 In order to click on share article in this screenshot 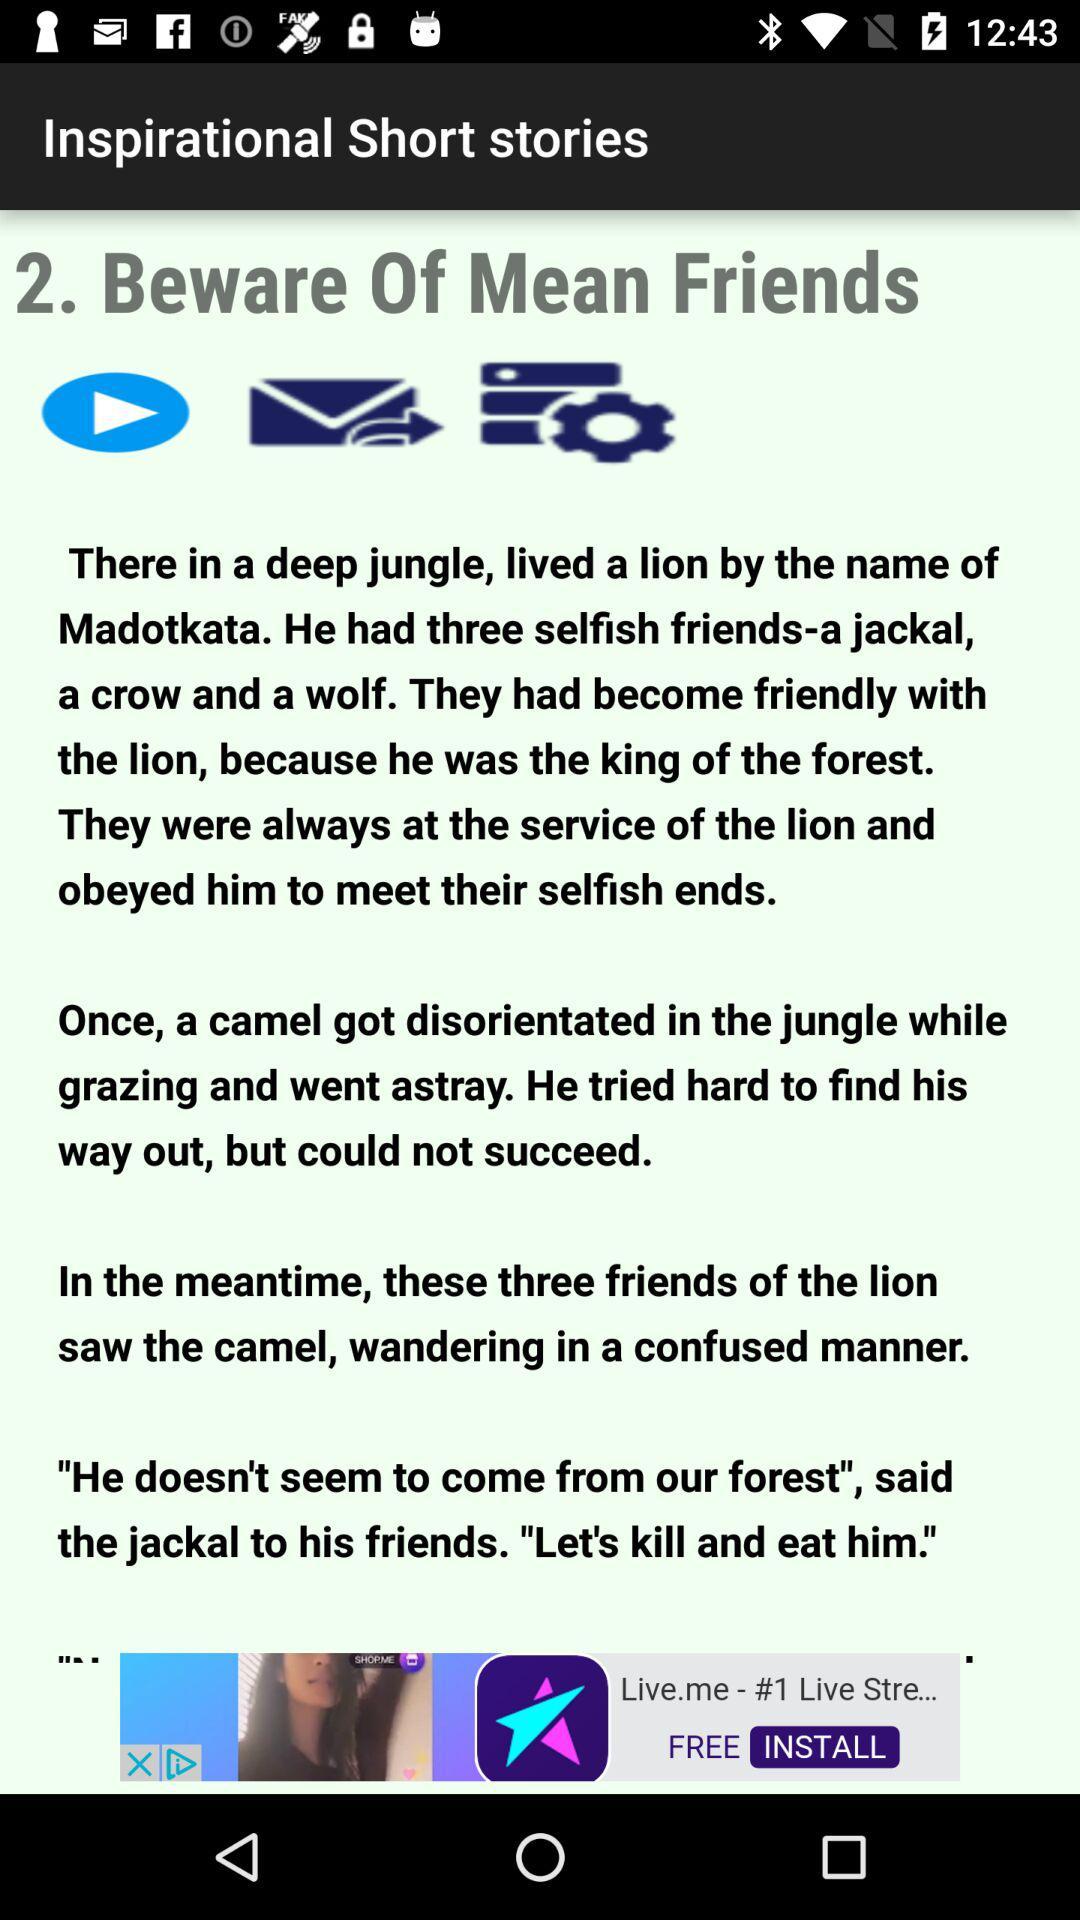, I will do `click(345, 411)`.